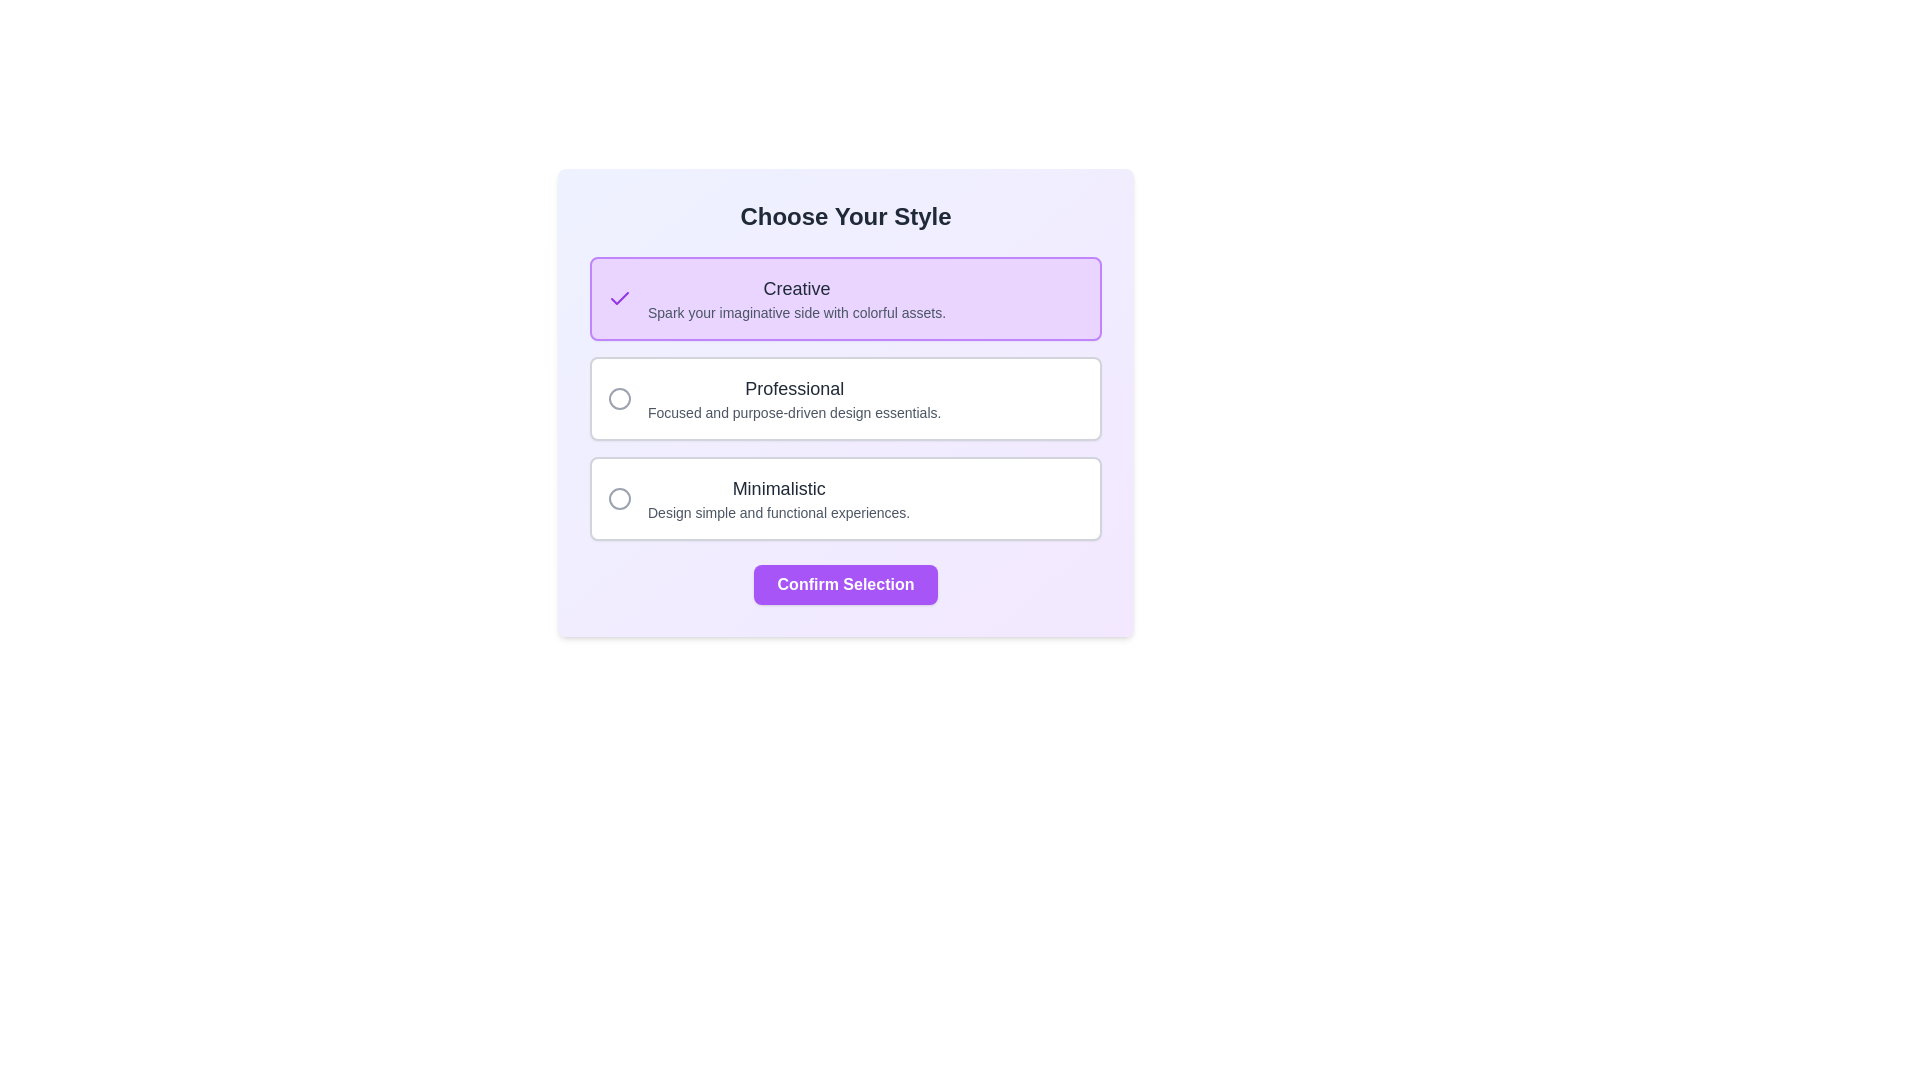 Image resolution: width=1920 pixels, height=1080 pixels. I want to click on text displayed in the text label that says 'Spark your imaginative side with colorful assets.', which is located below the larger text 'Creative' in the highlighted 'Creative' option card, so click(795, 312).